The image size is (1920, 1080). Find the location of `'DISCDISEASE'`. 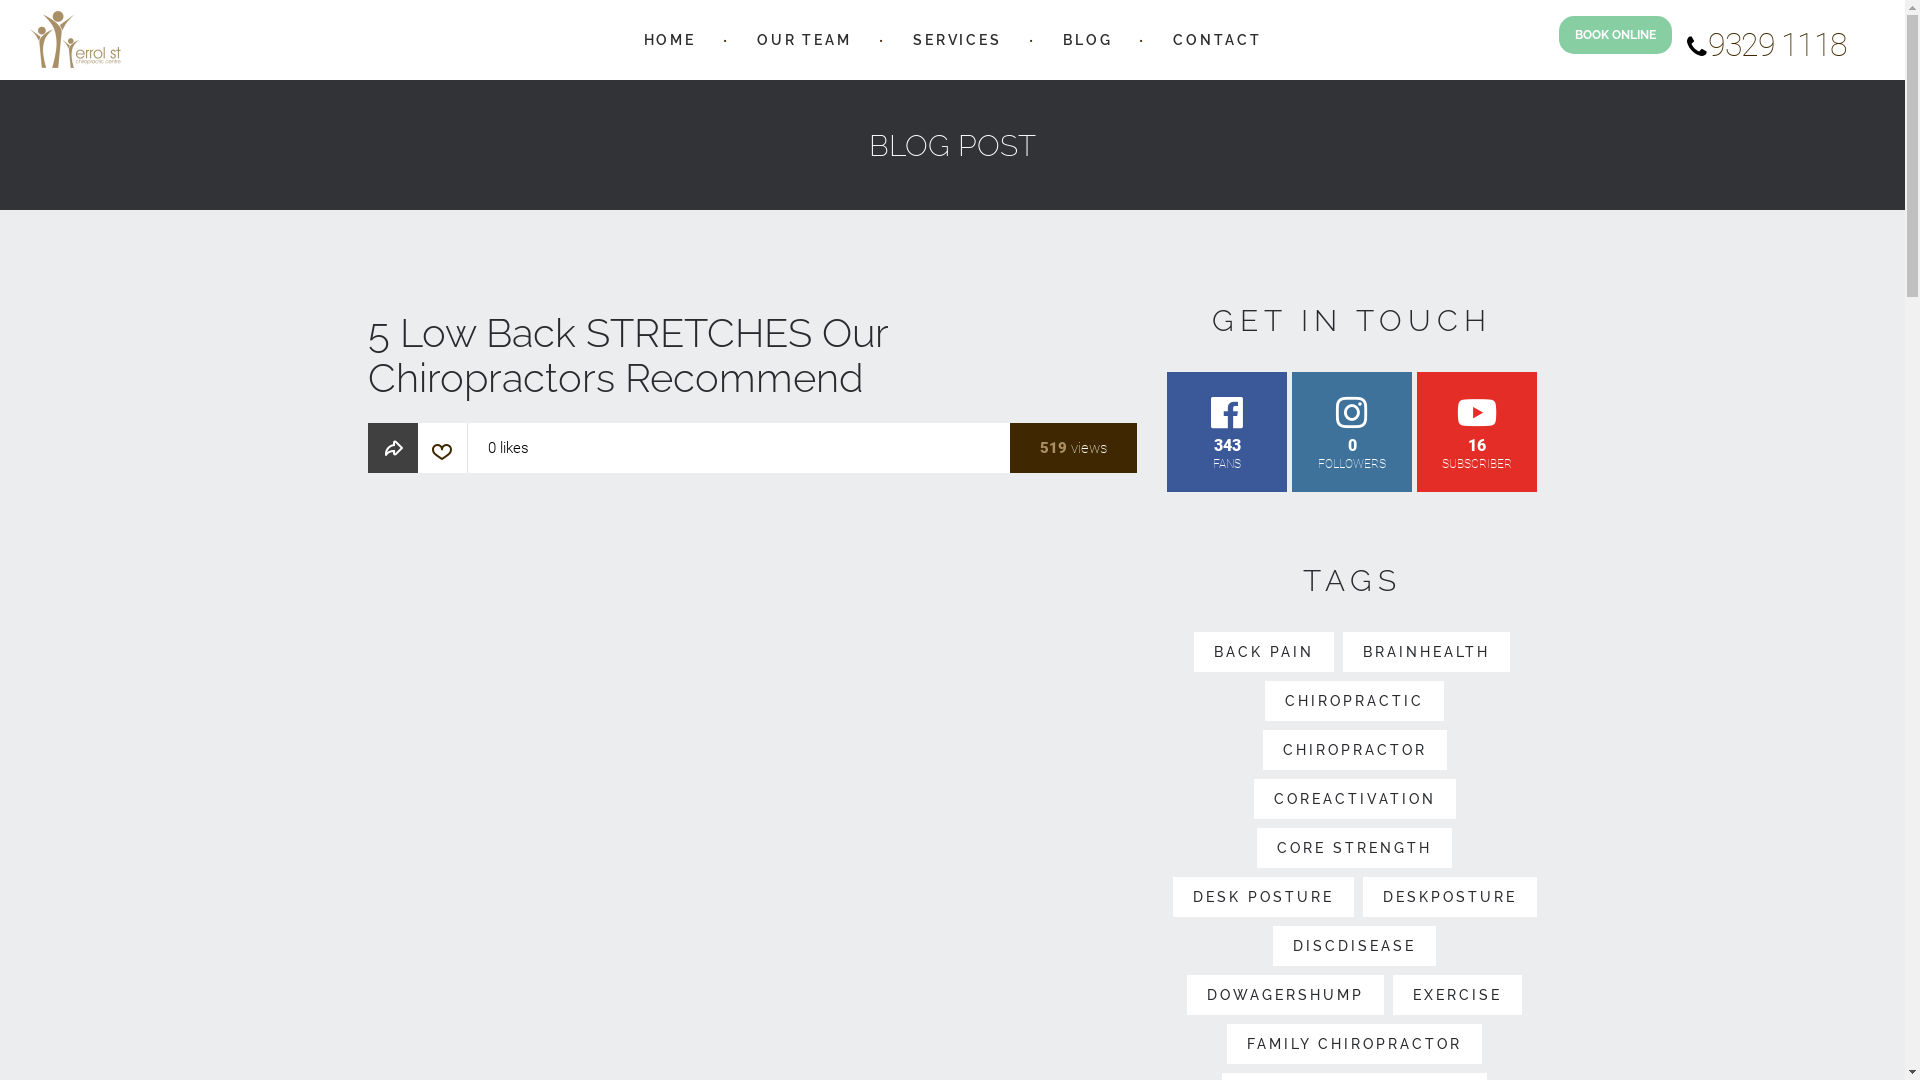

'DISCDISEASE' is located at coordinates (1354, 945).